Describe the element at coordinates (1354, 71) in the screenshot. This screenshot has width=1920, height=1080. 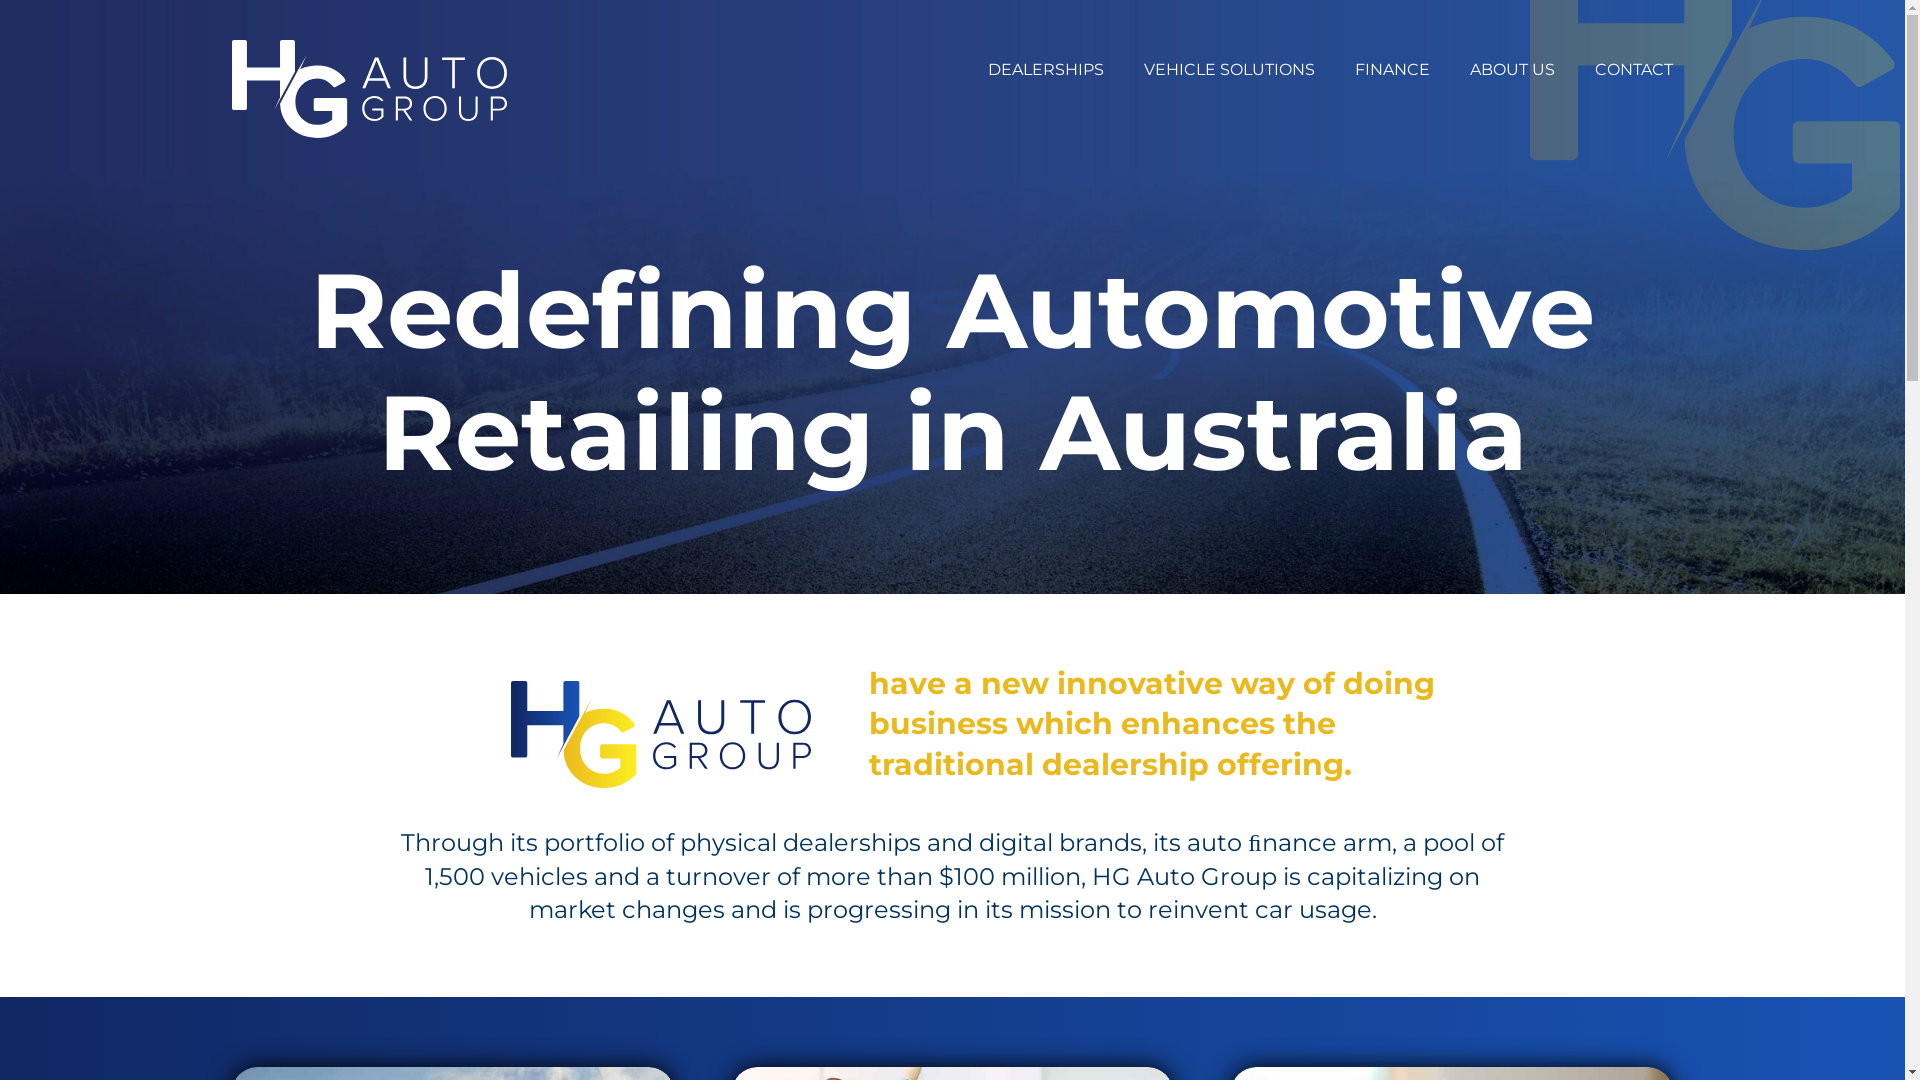
I see `'FINANCE'` at that location.